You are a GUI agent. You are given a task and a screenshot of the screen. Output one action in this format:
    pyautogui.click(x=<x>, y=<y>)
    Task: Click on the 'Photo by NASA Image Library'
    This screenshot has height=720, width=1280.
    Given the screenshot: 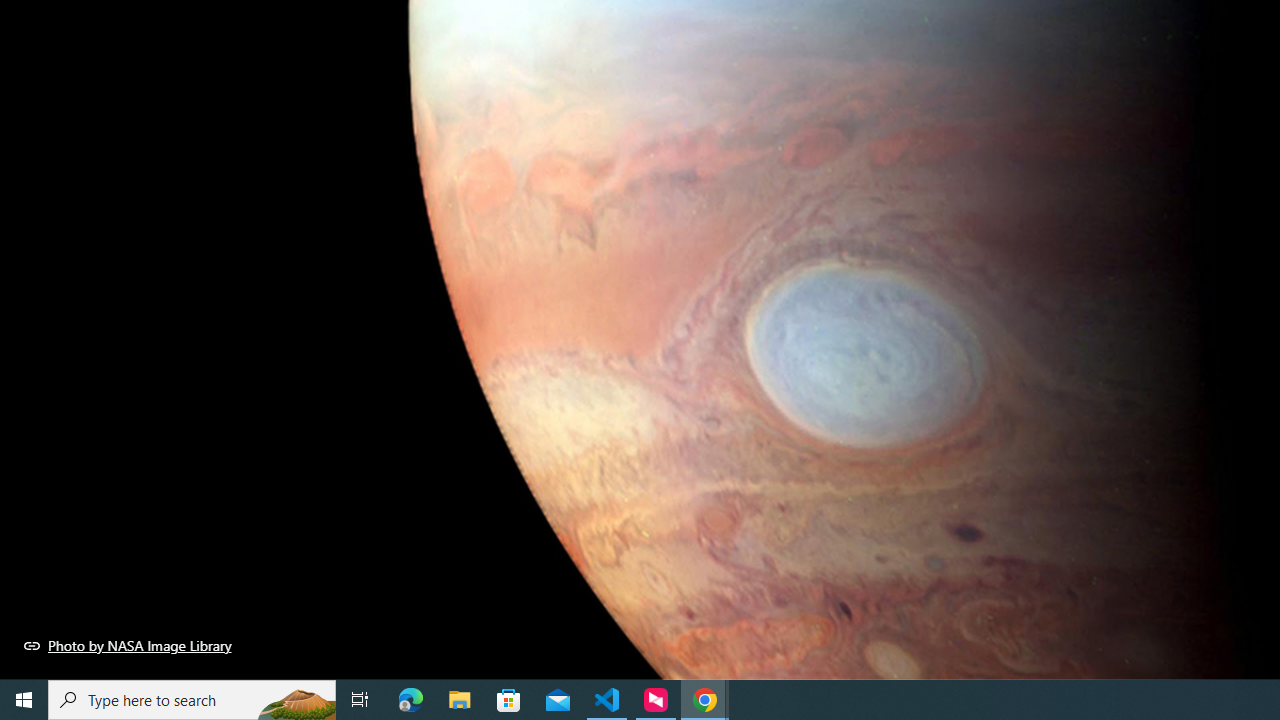 What is the action you would take?
    pyautogui.click(x=127, y=645)
    